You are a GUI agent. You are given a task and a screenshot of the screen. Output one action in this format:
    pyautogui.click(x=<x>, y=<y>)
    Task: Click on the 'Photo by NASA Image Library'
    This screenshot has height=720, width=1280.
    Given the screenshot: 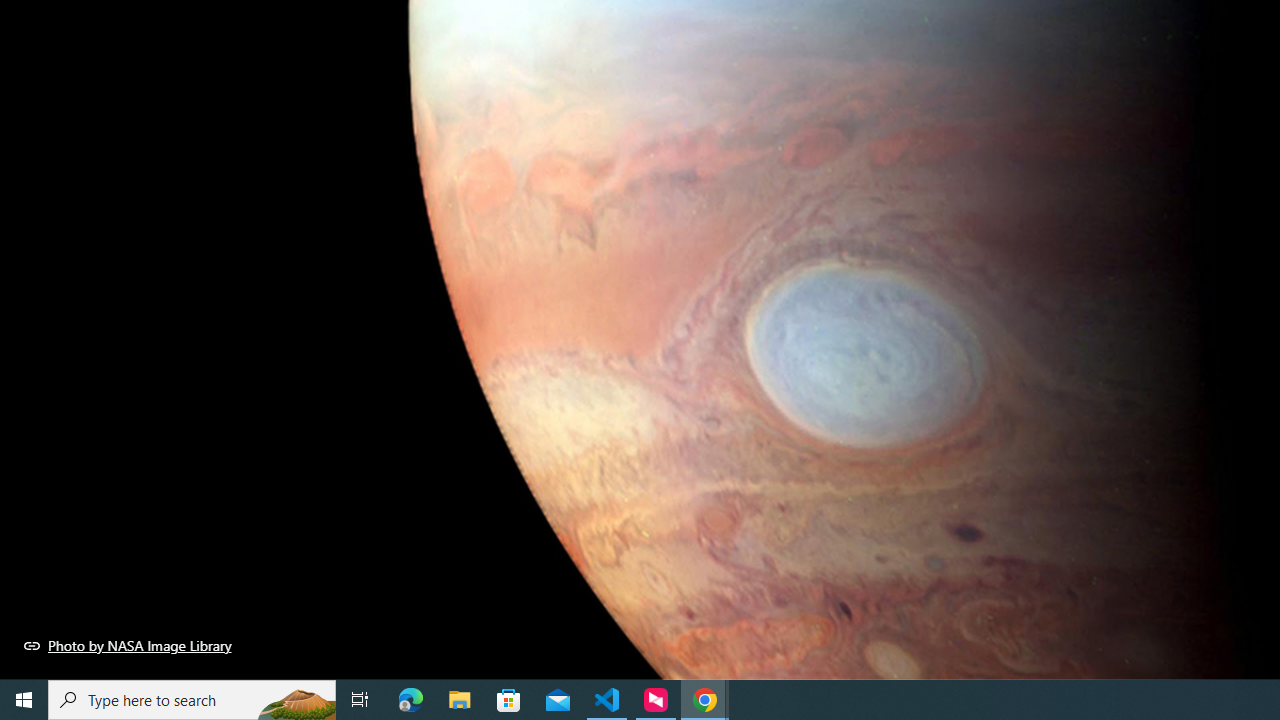 What is the action you would take?
    pyautogui.click(x=127, y=645)
    